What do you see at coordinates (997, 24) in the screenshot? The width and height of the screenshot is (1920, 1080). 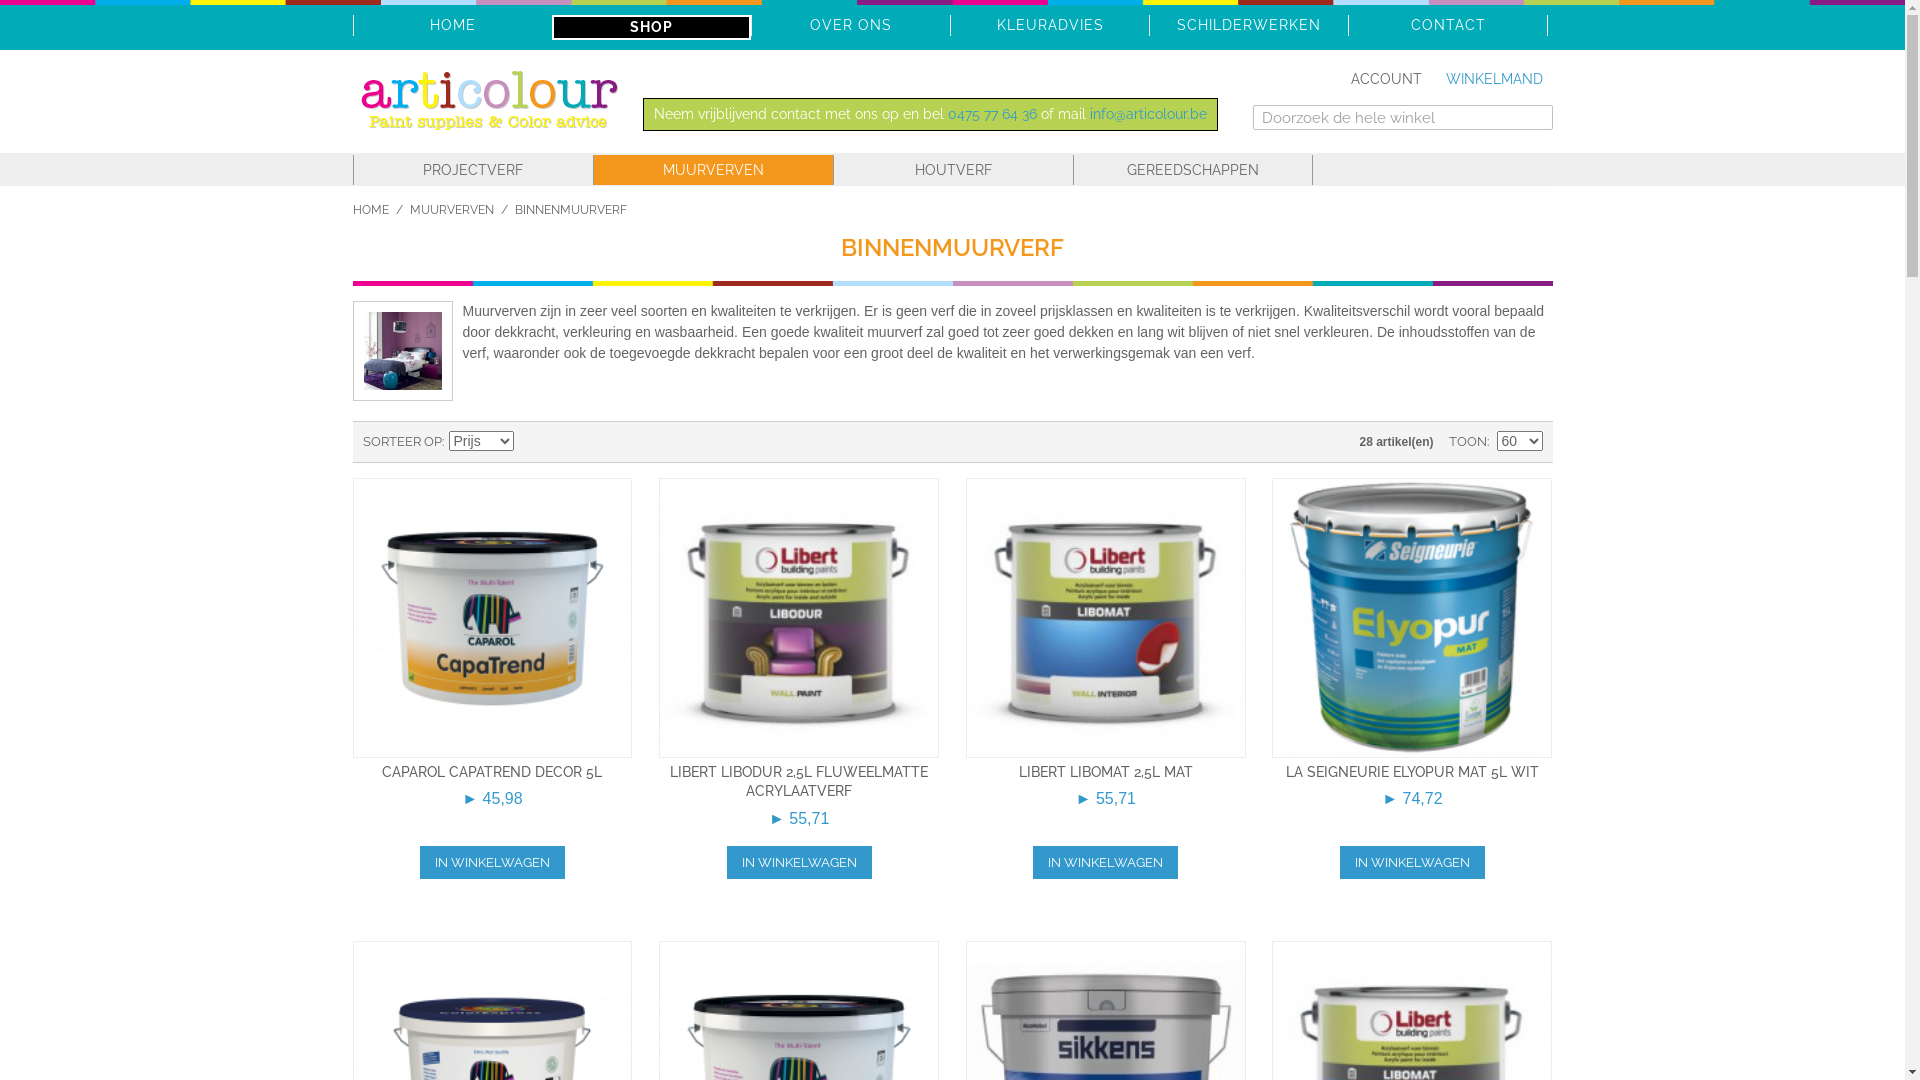 I see `'KLEURADVIES'` at bounding box center [997, 24].